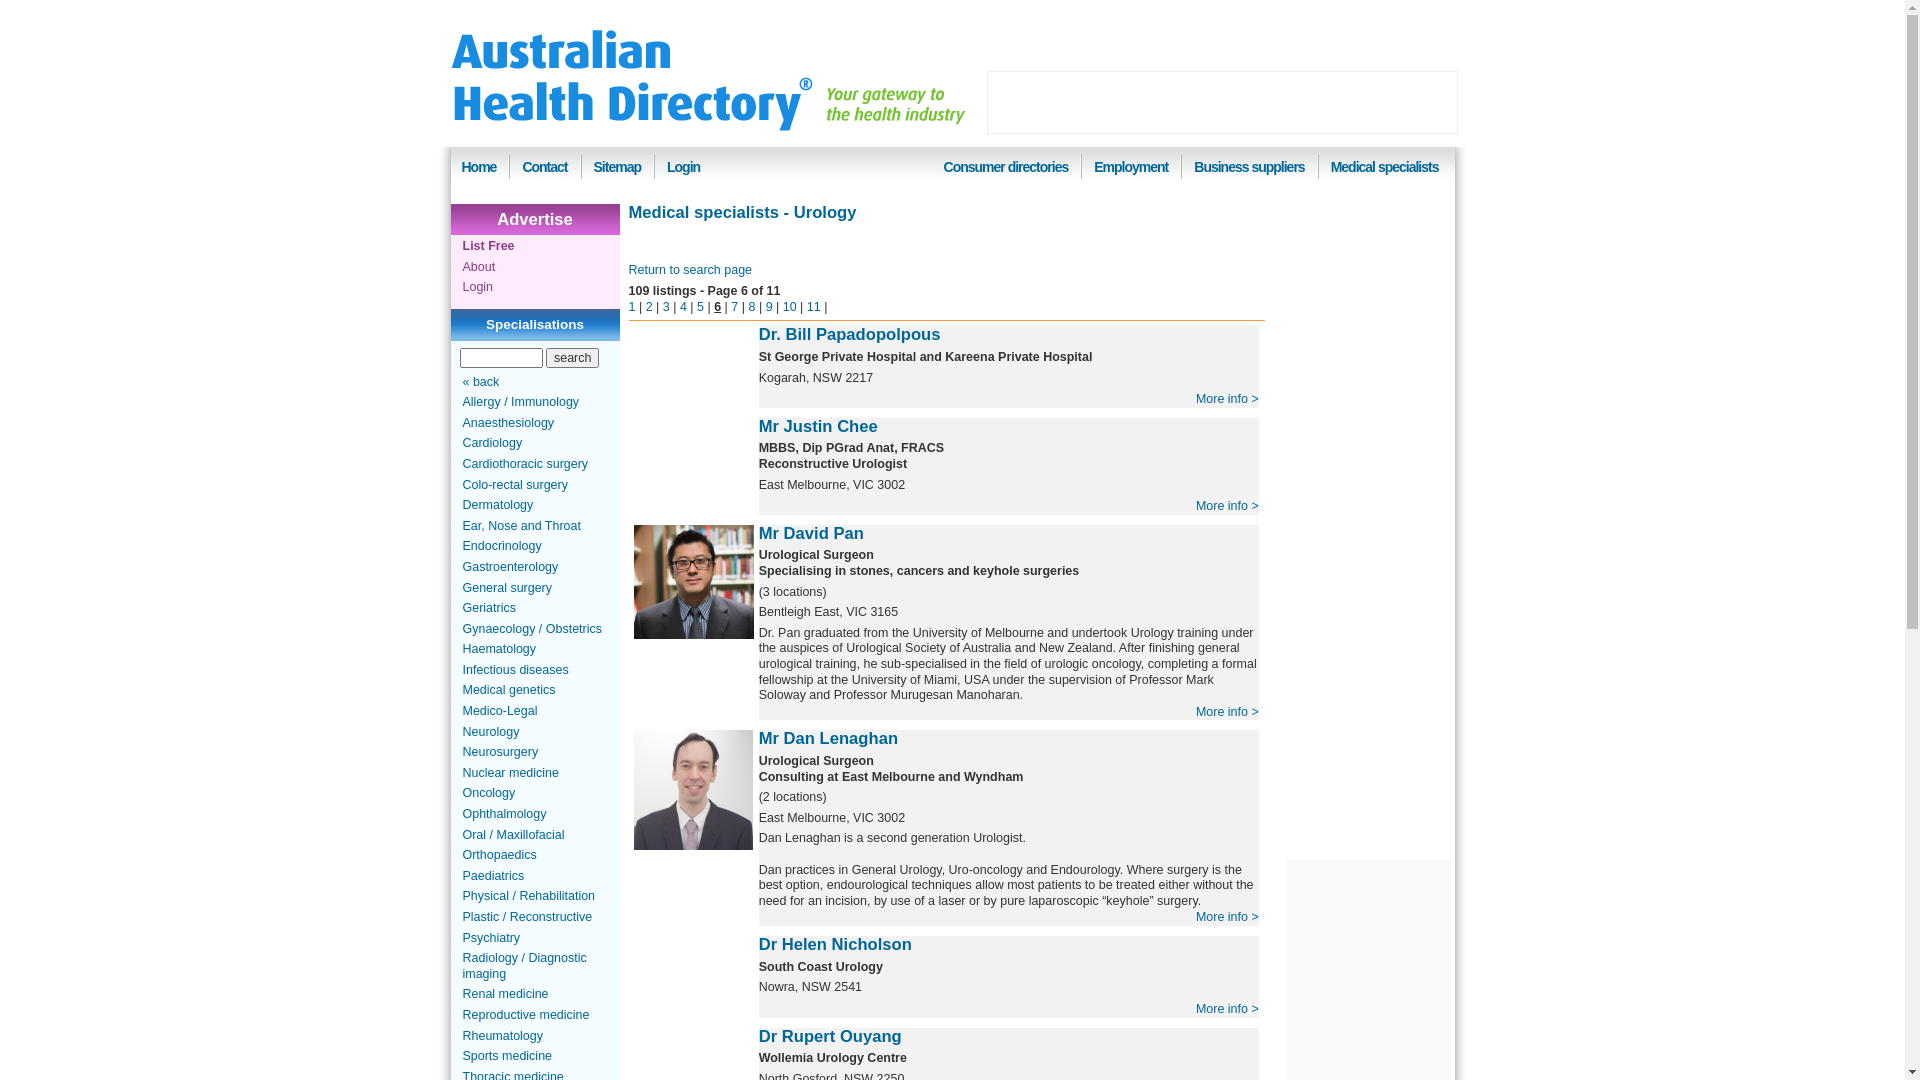 The image size is (1920, 1080). What do you see at coordinates (1361, 511) in the screenshot?
I see `'Advertisement'` at bounding box center [1361, 511].